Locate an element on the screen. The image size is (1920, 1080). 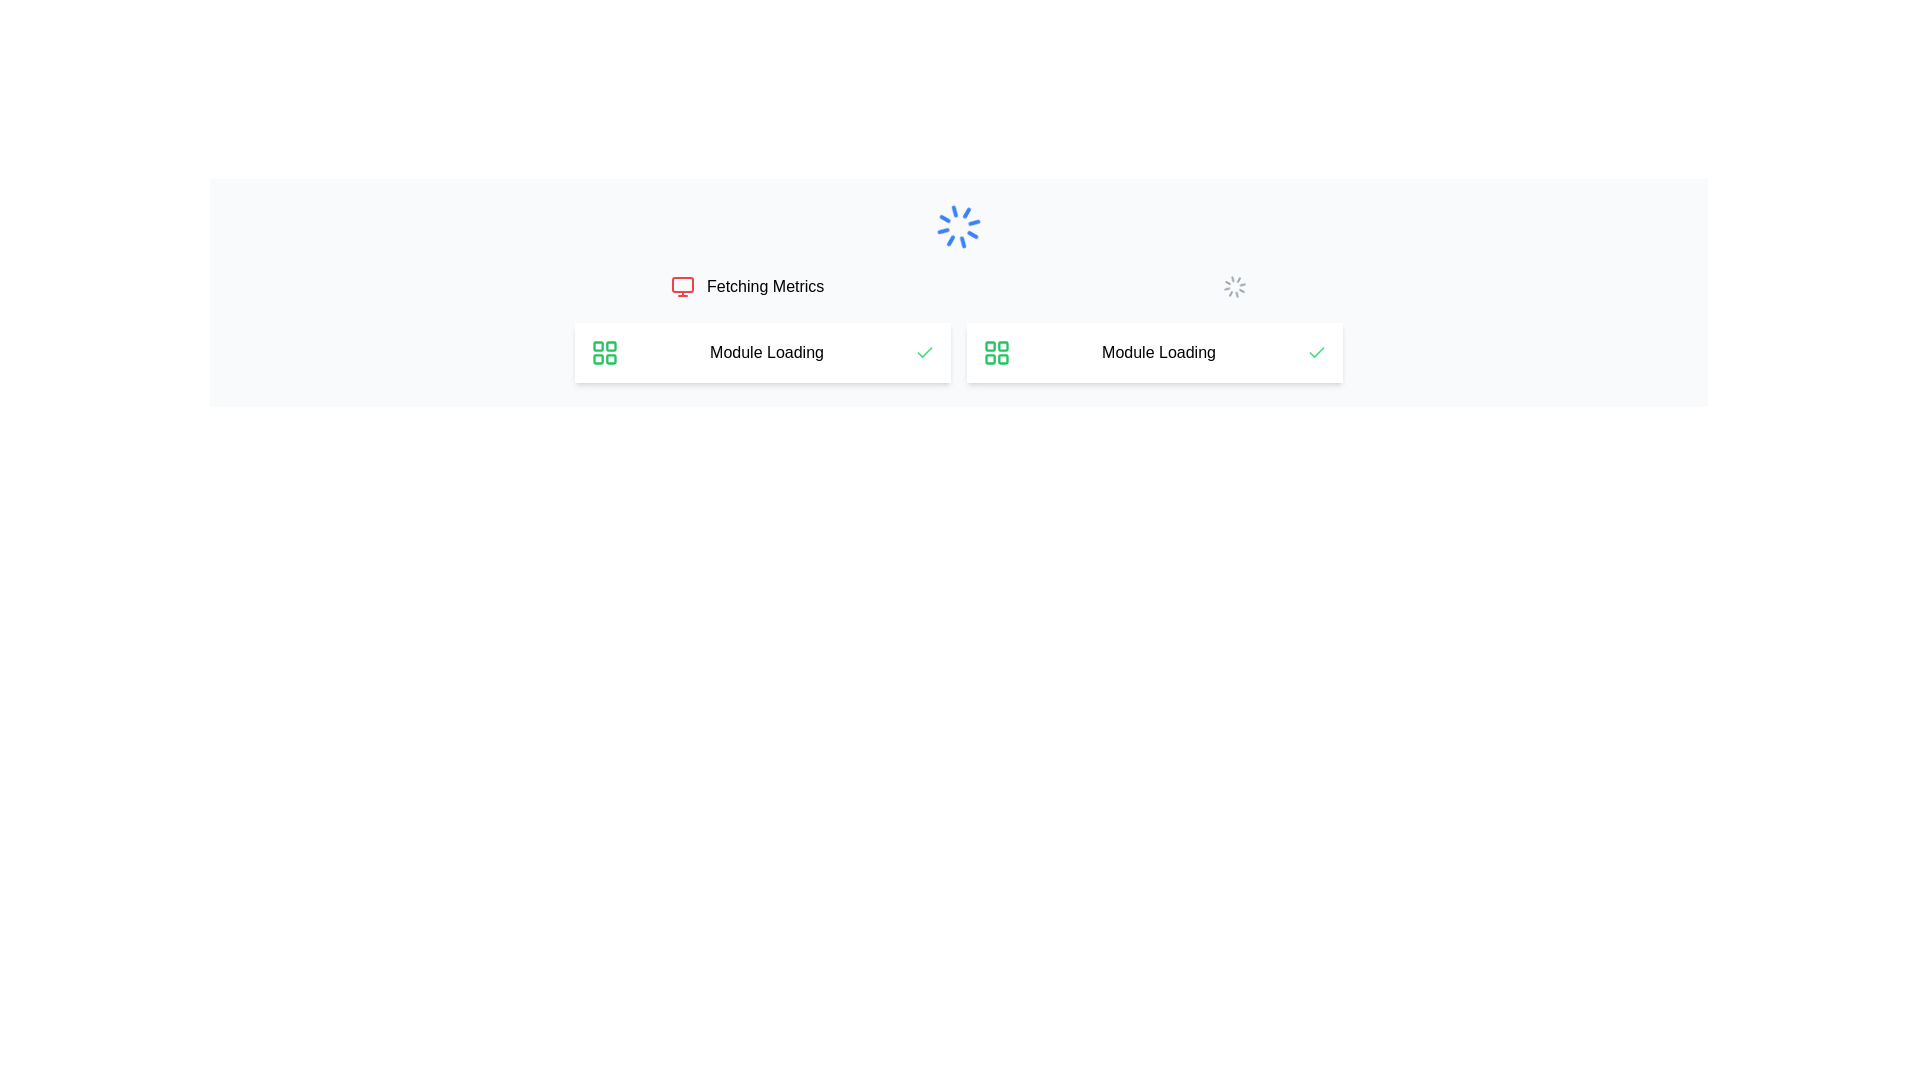
composite informational display element that shows the status of two modules, indicating their successful loading with the text 'Module Loading' is located at coordinates (958, 352).